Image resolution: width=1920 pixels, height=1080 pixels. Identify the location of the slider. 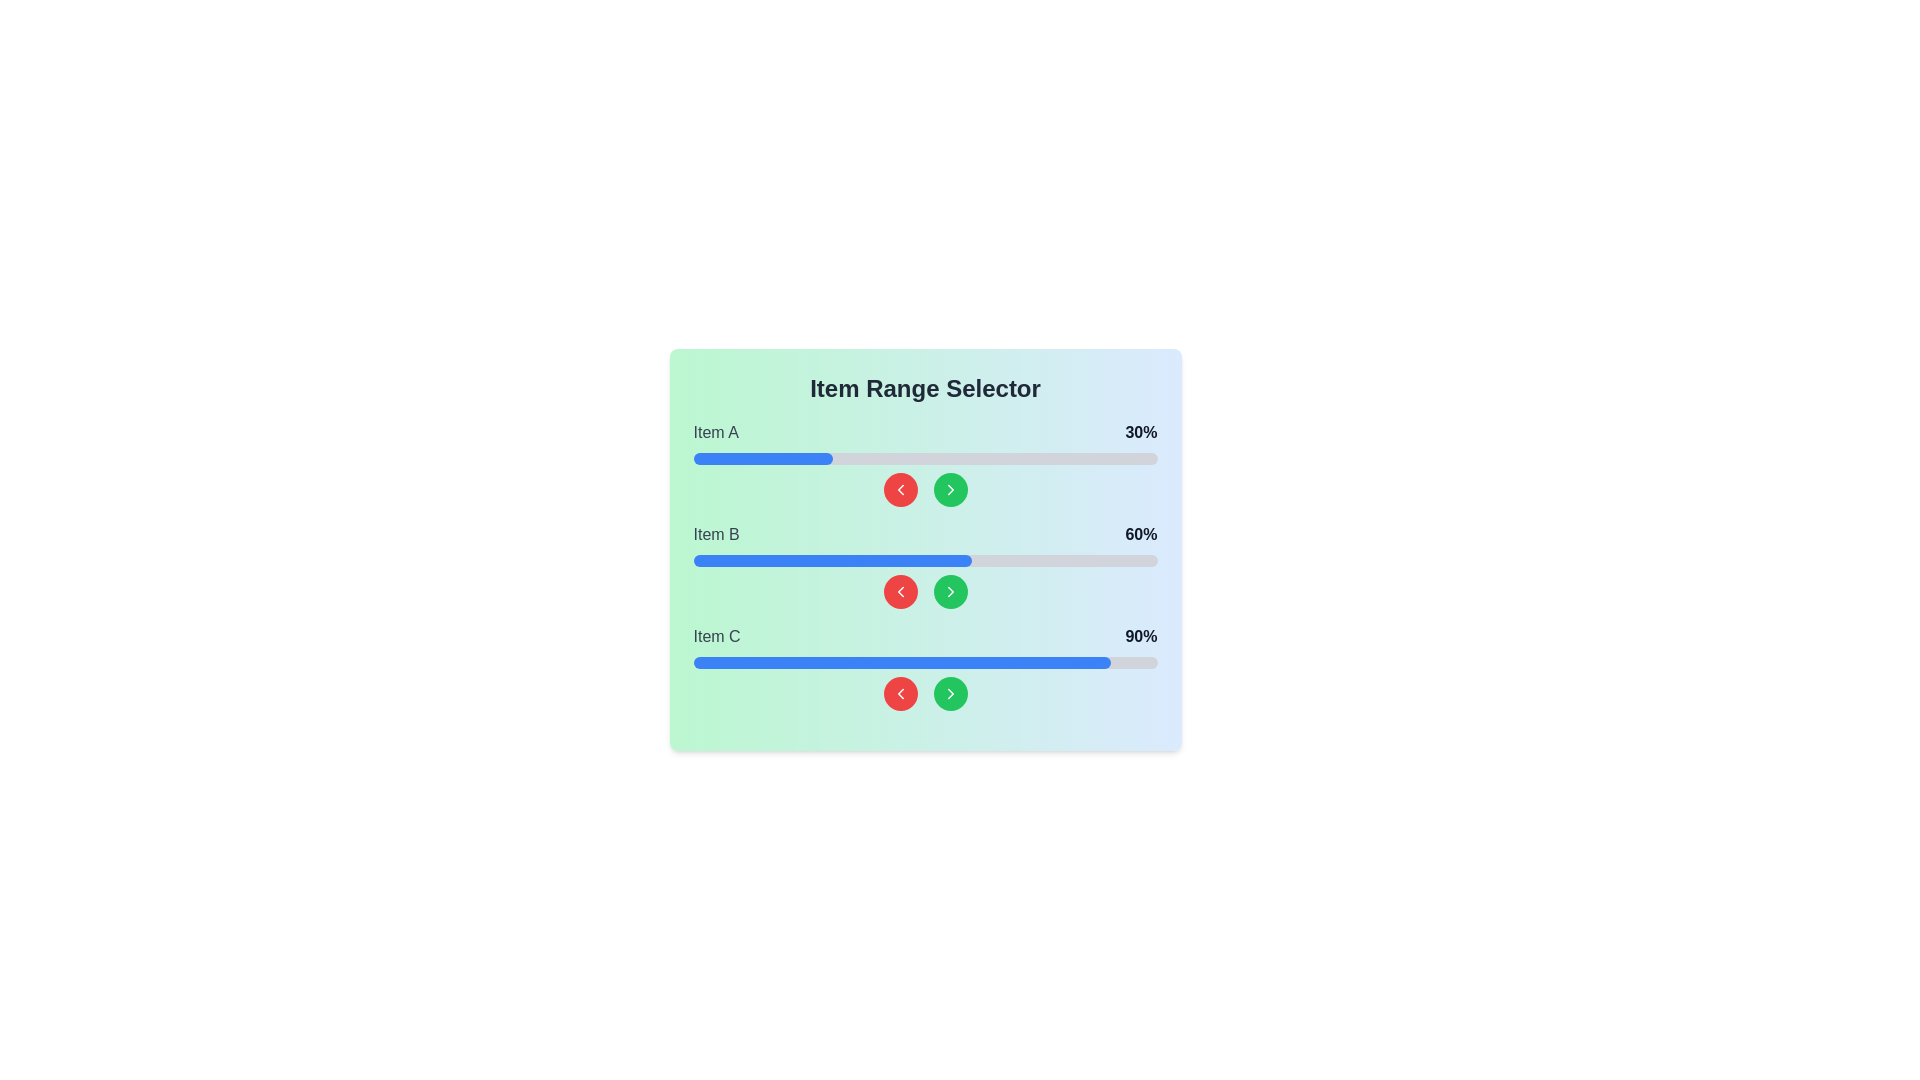
(762, 560).